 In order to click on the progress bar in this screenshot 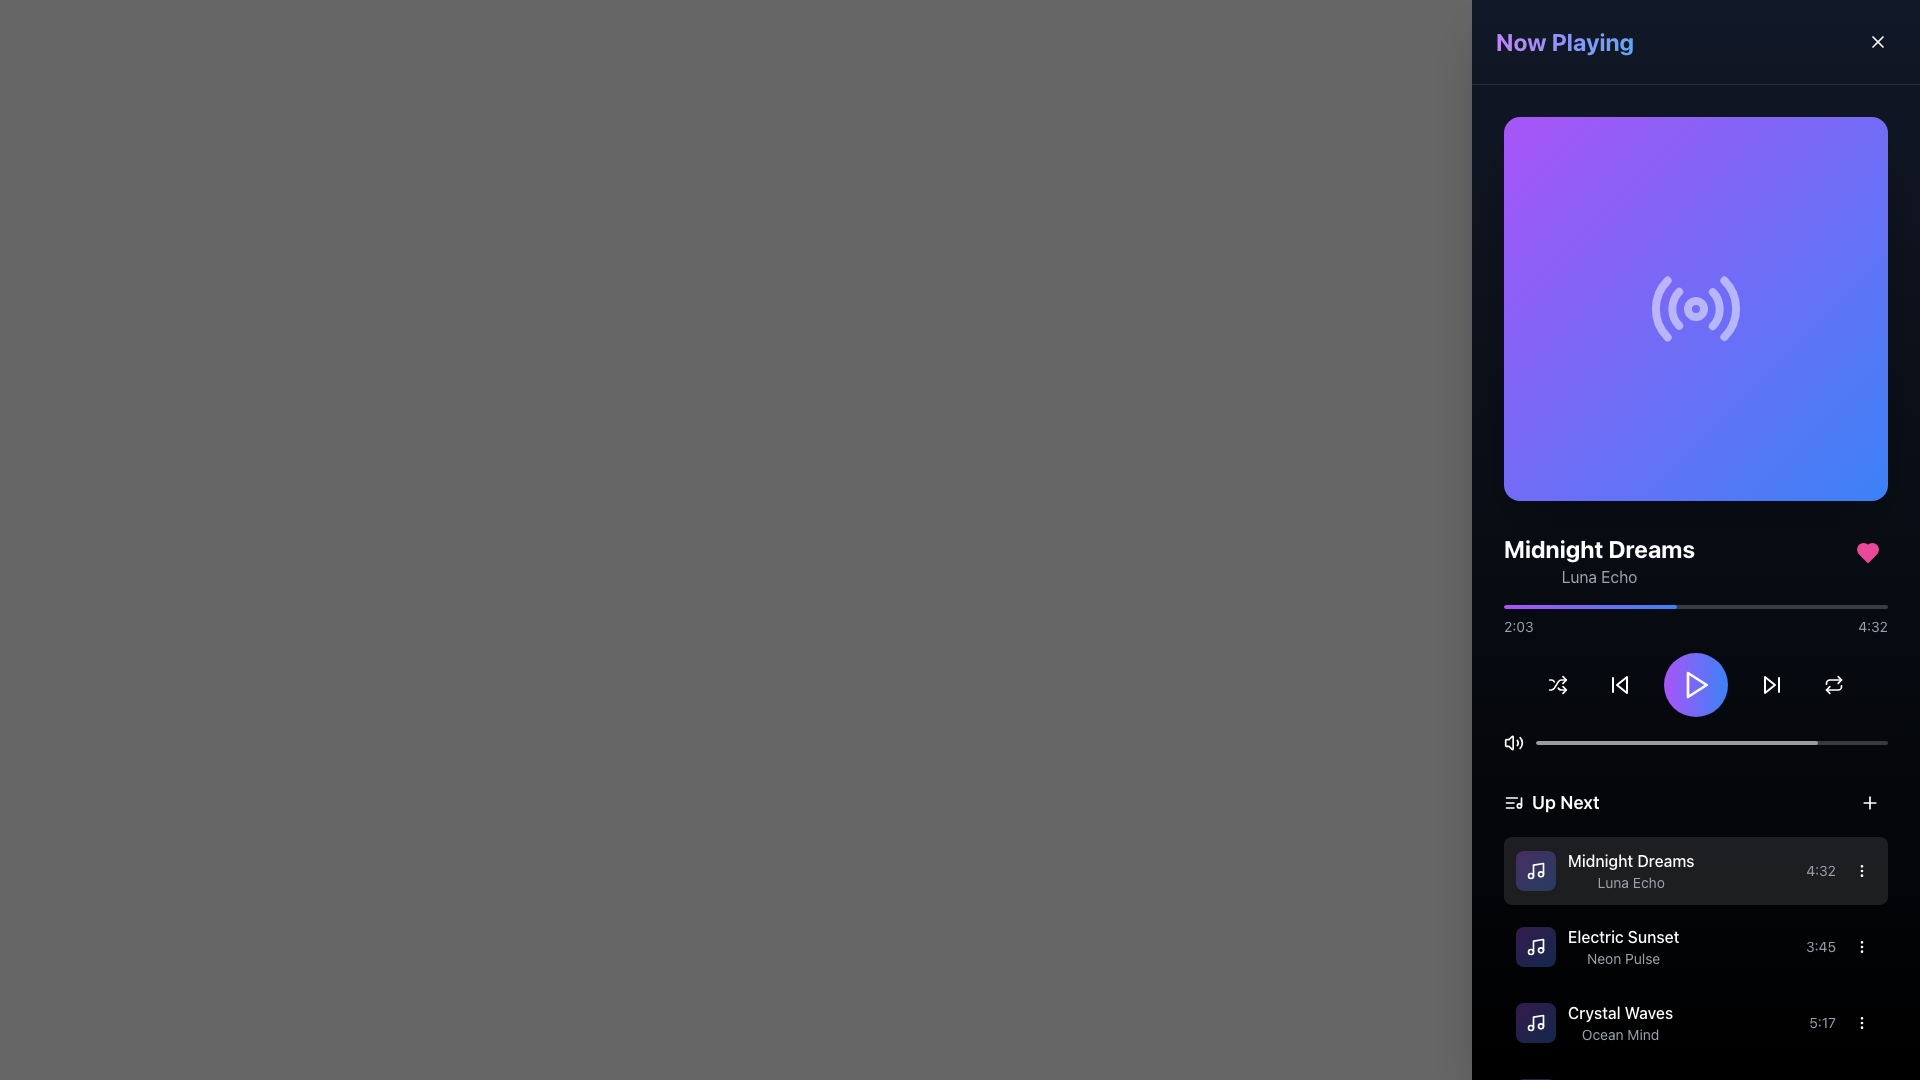, I will do `click(1575, 605)`.